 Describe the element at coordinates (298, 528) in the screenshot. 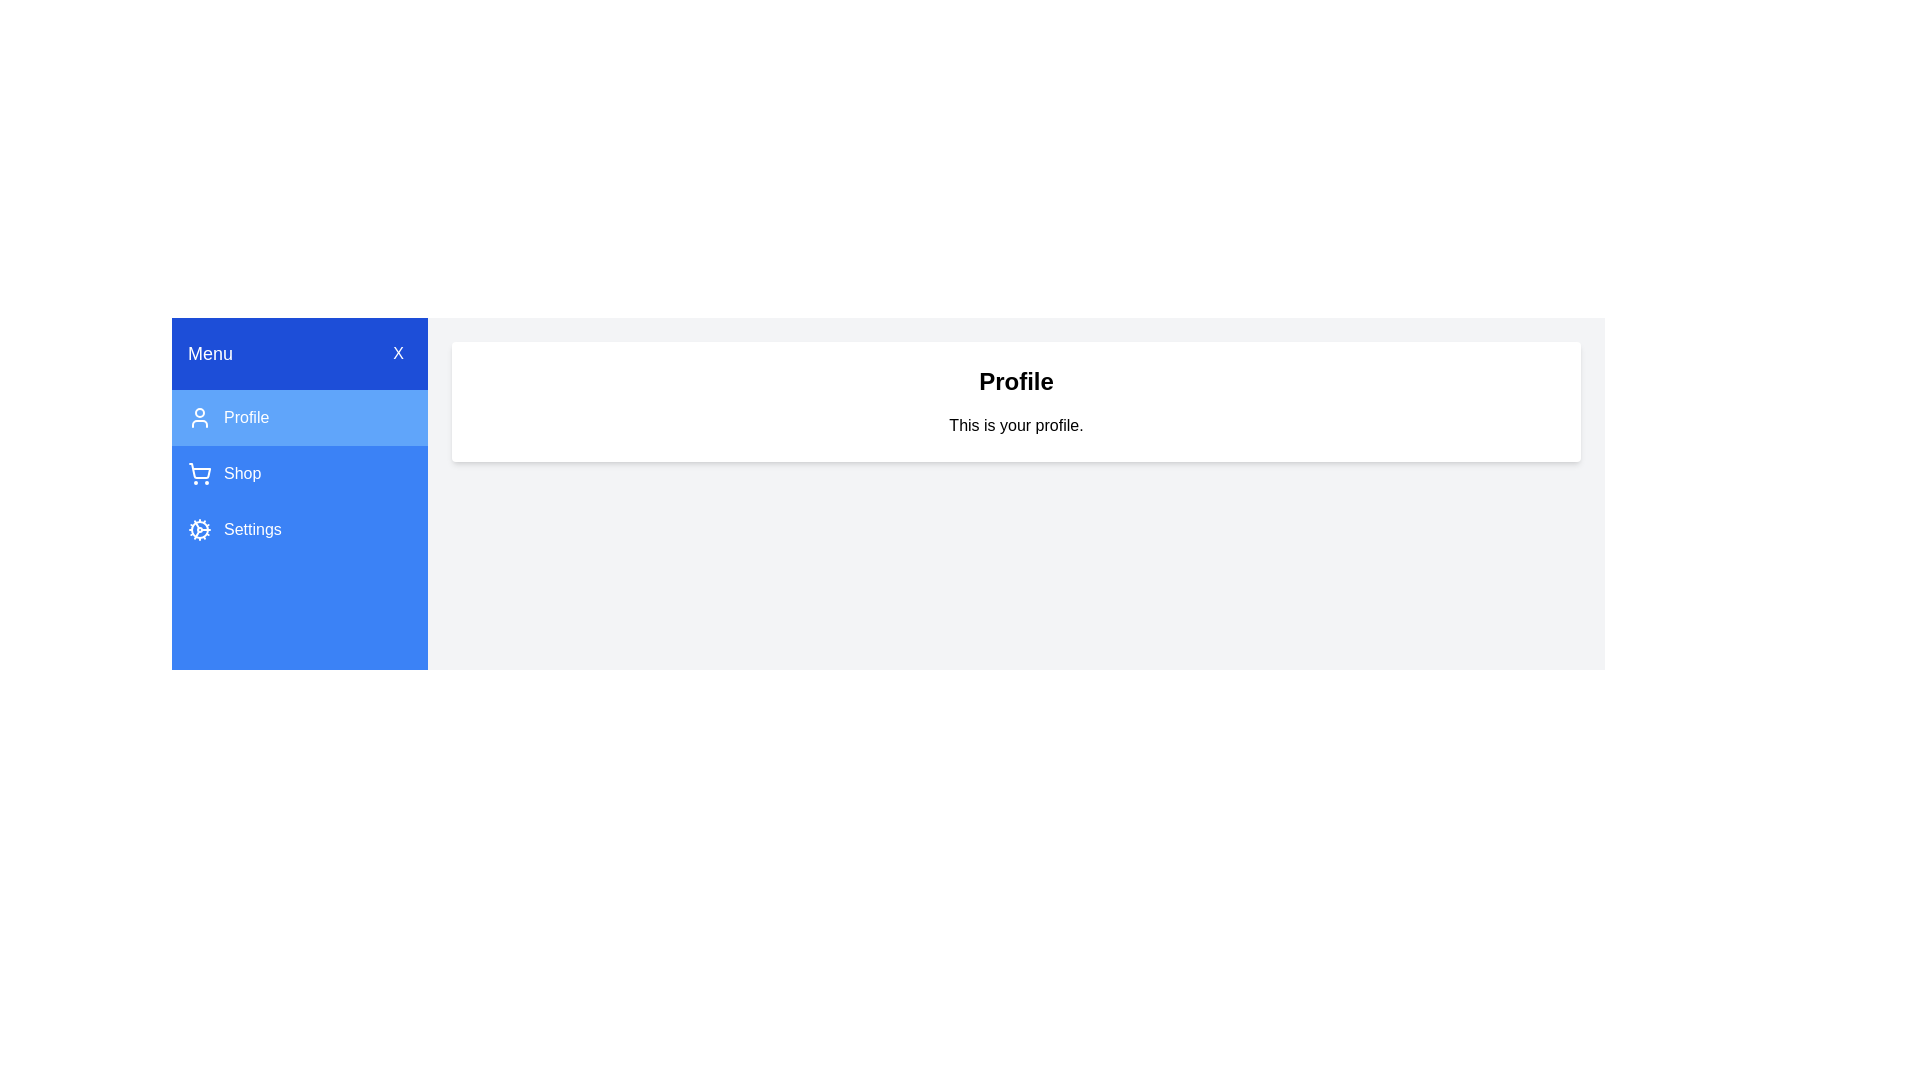

I see `the tab labeled Settings to view its content` at that location.